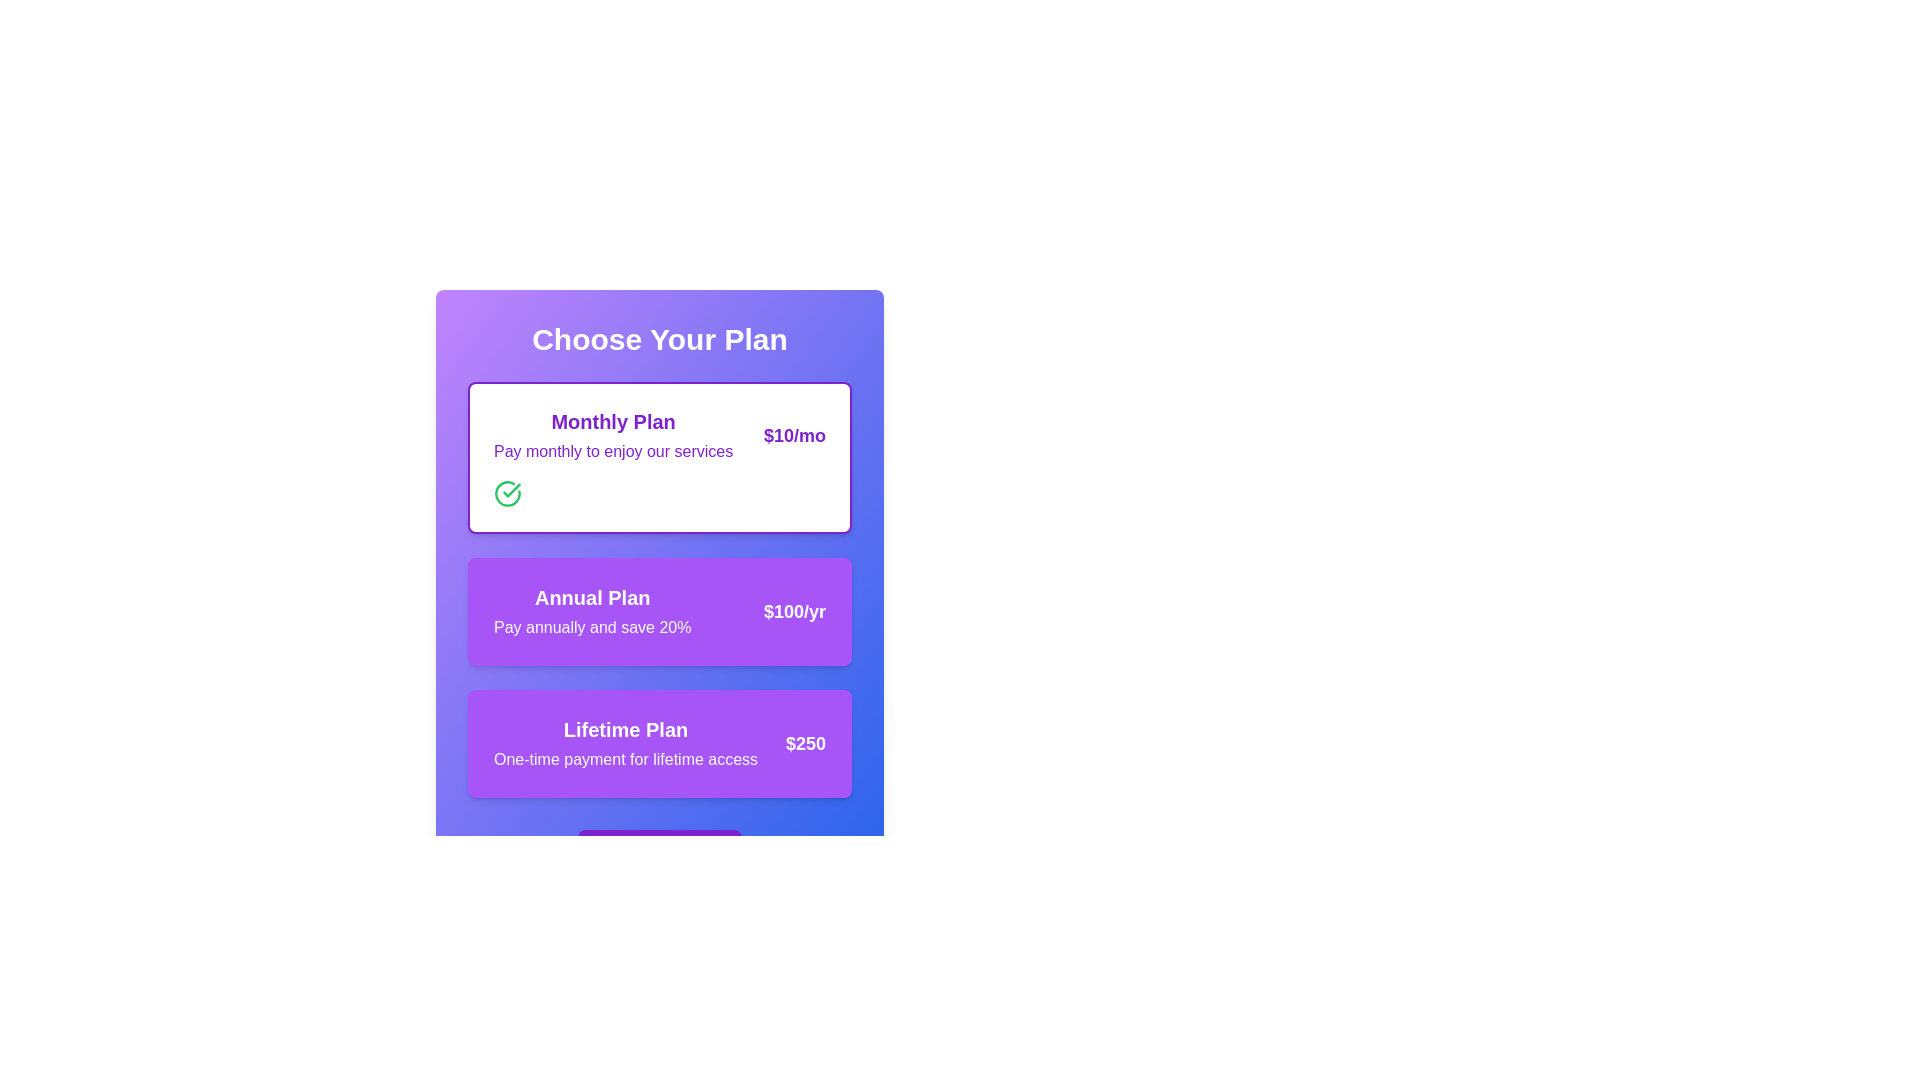  I want to click on the subscription button located at the bottom of the interface to initiate the subscription process, so click(659, 849).